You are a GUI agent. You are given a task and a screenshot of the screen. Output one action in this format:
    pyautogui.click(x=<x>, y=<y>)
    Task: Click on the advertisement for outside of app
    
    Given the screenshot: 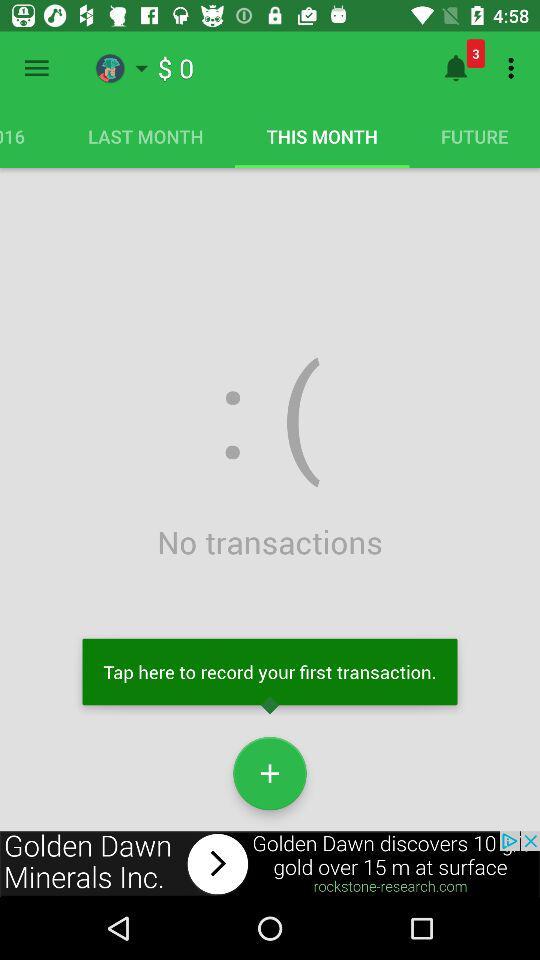 What is the action you would take?
    pyautogui.click(x=270, y=863)
    